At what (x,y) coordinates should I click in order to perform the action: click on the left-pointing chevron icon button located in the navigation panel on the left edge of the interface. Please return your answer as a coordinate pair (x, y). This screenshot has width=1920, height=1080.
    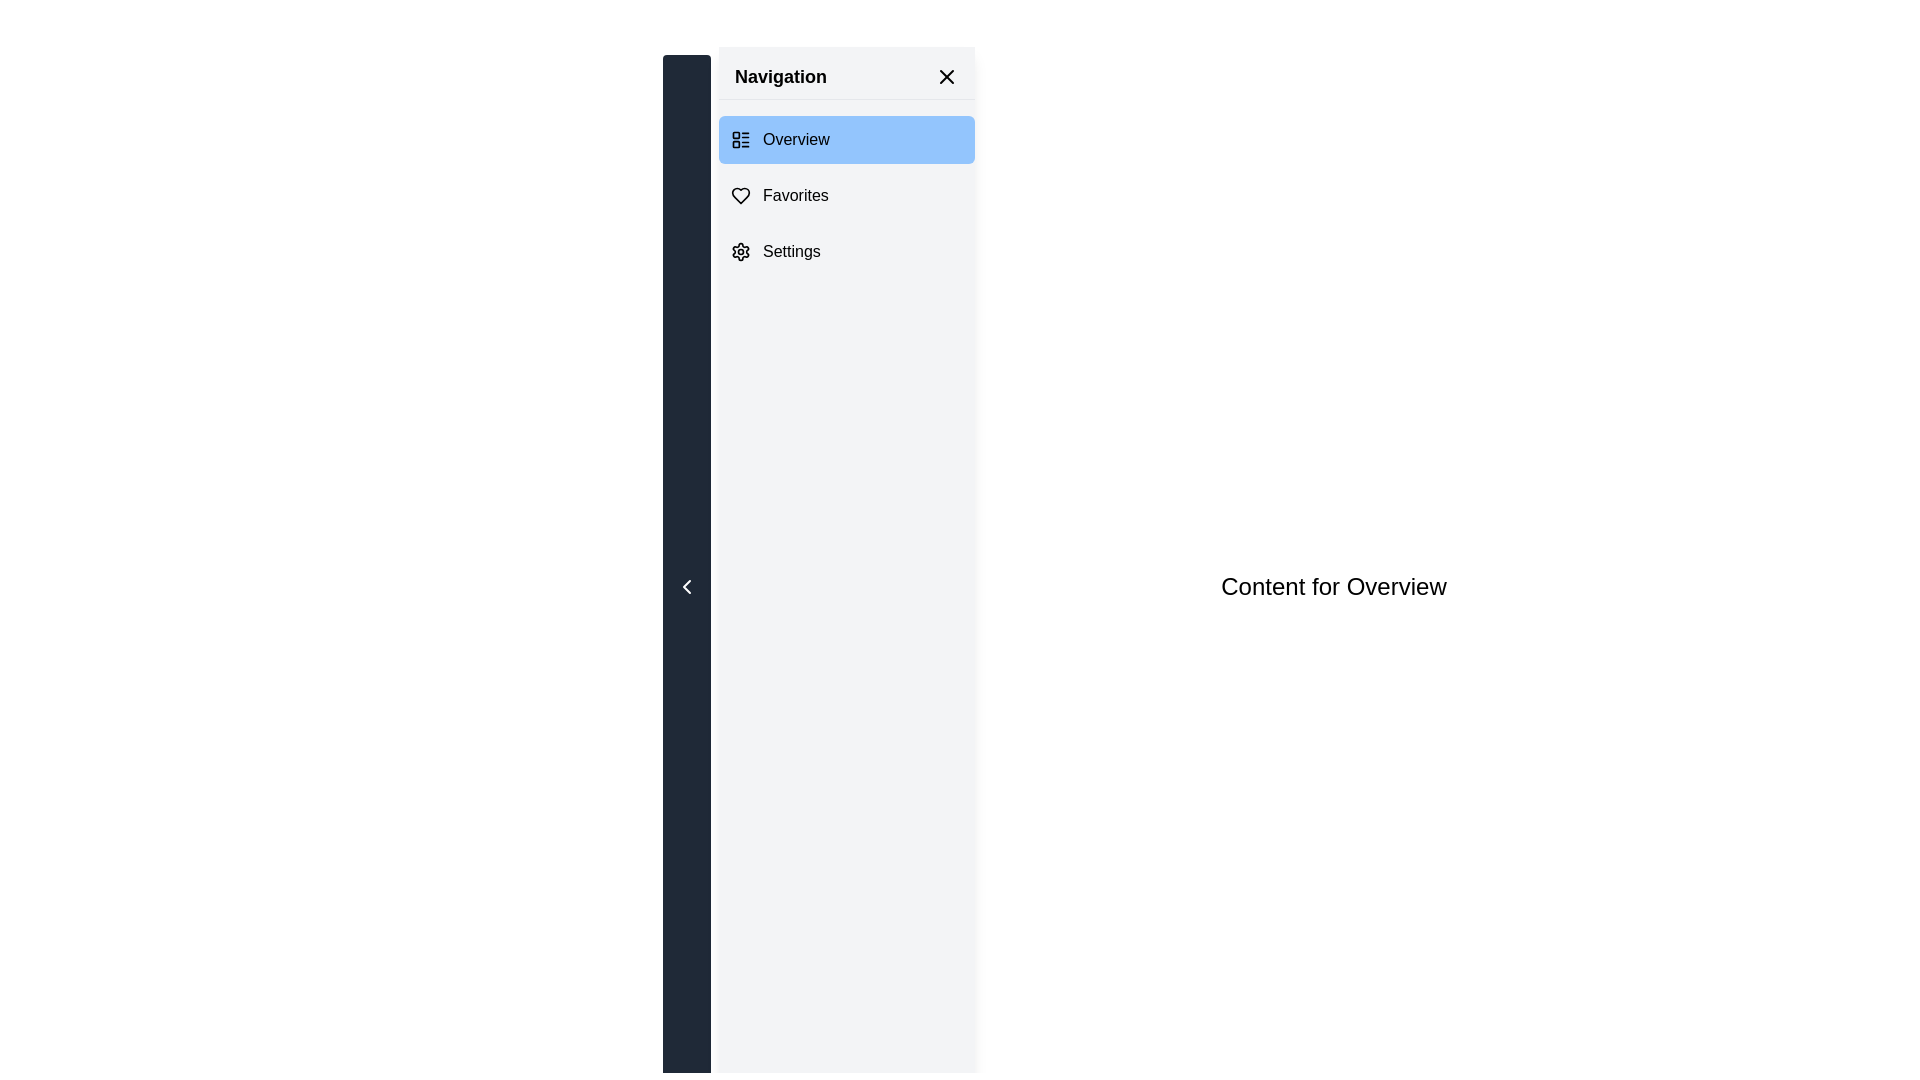
    Looking at the image, I should click on (686, 585).